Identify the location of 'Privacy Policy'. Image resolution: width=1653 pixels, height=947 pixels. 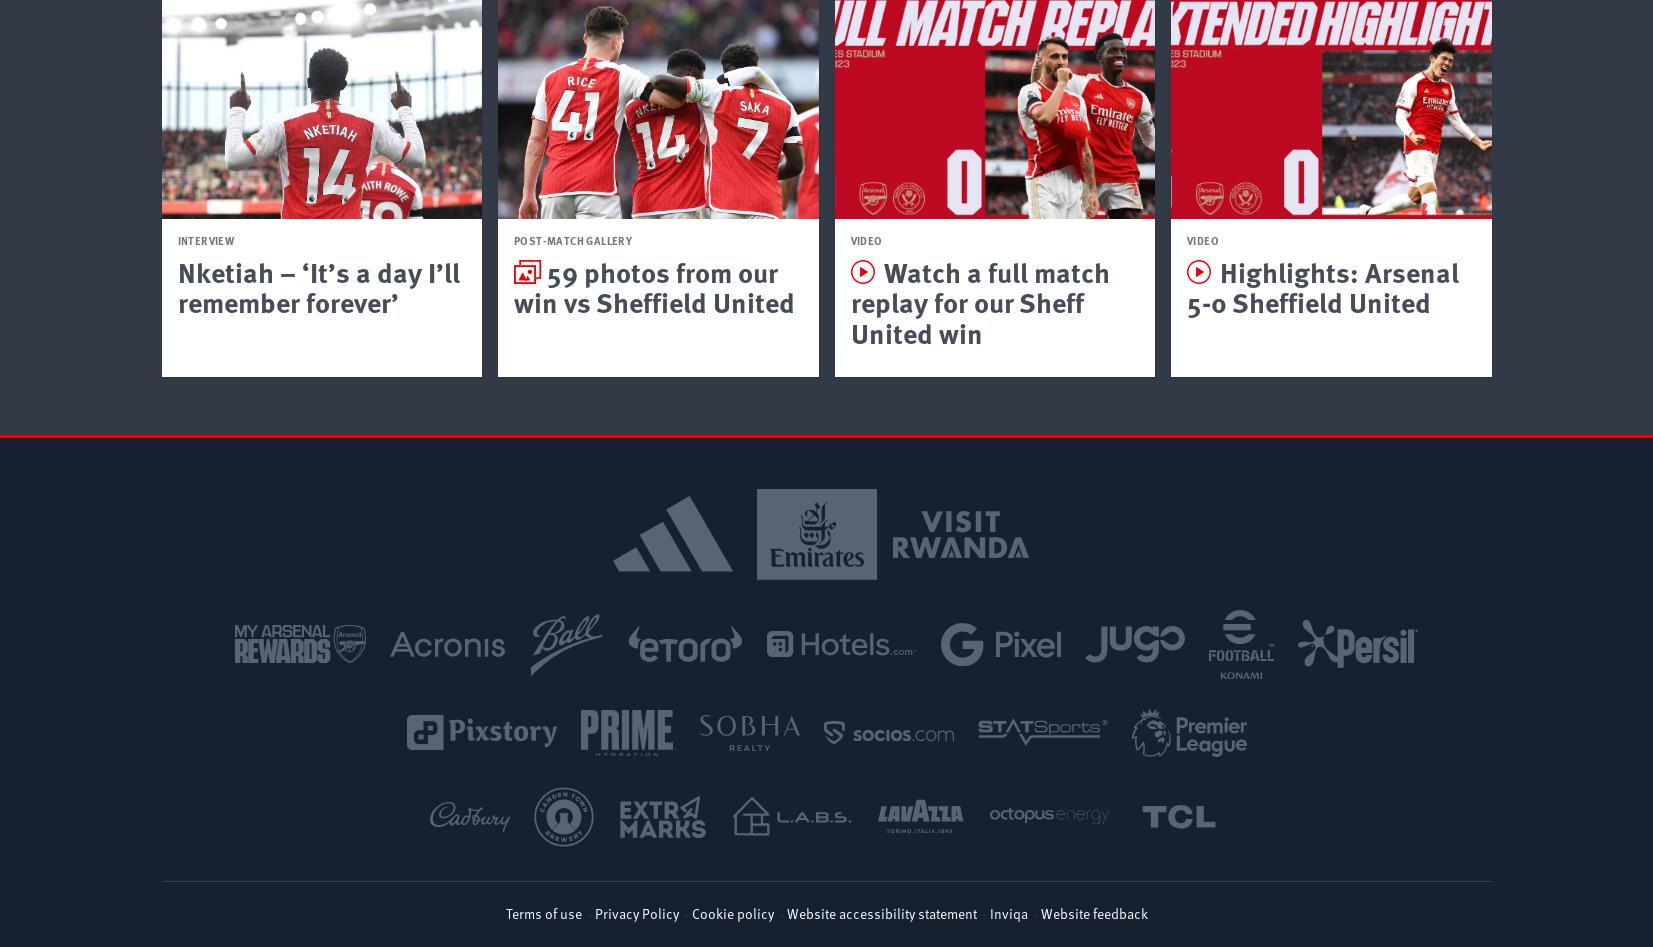
(635, 911).